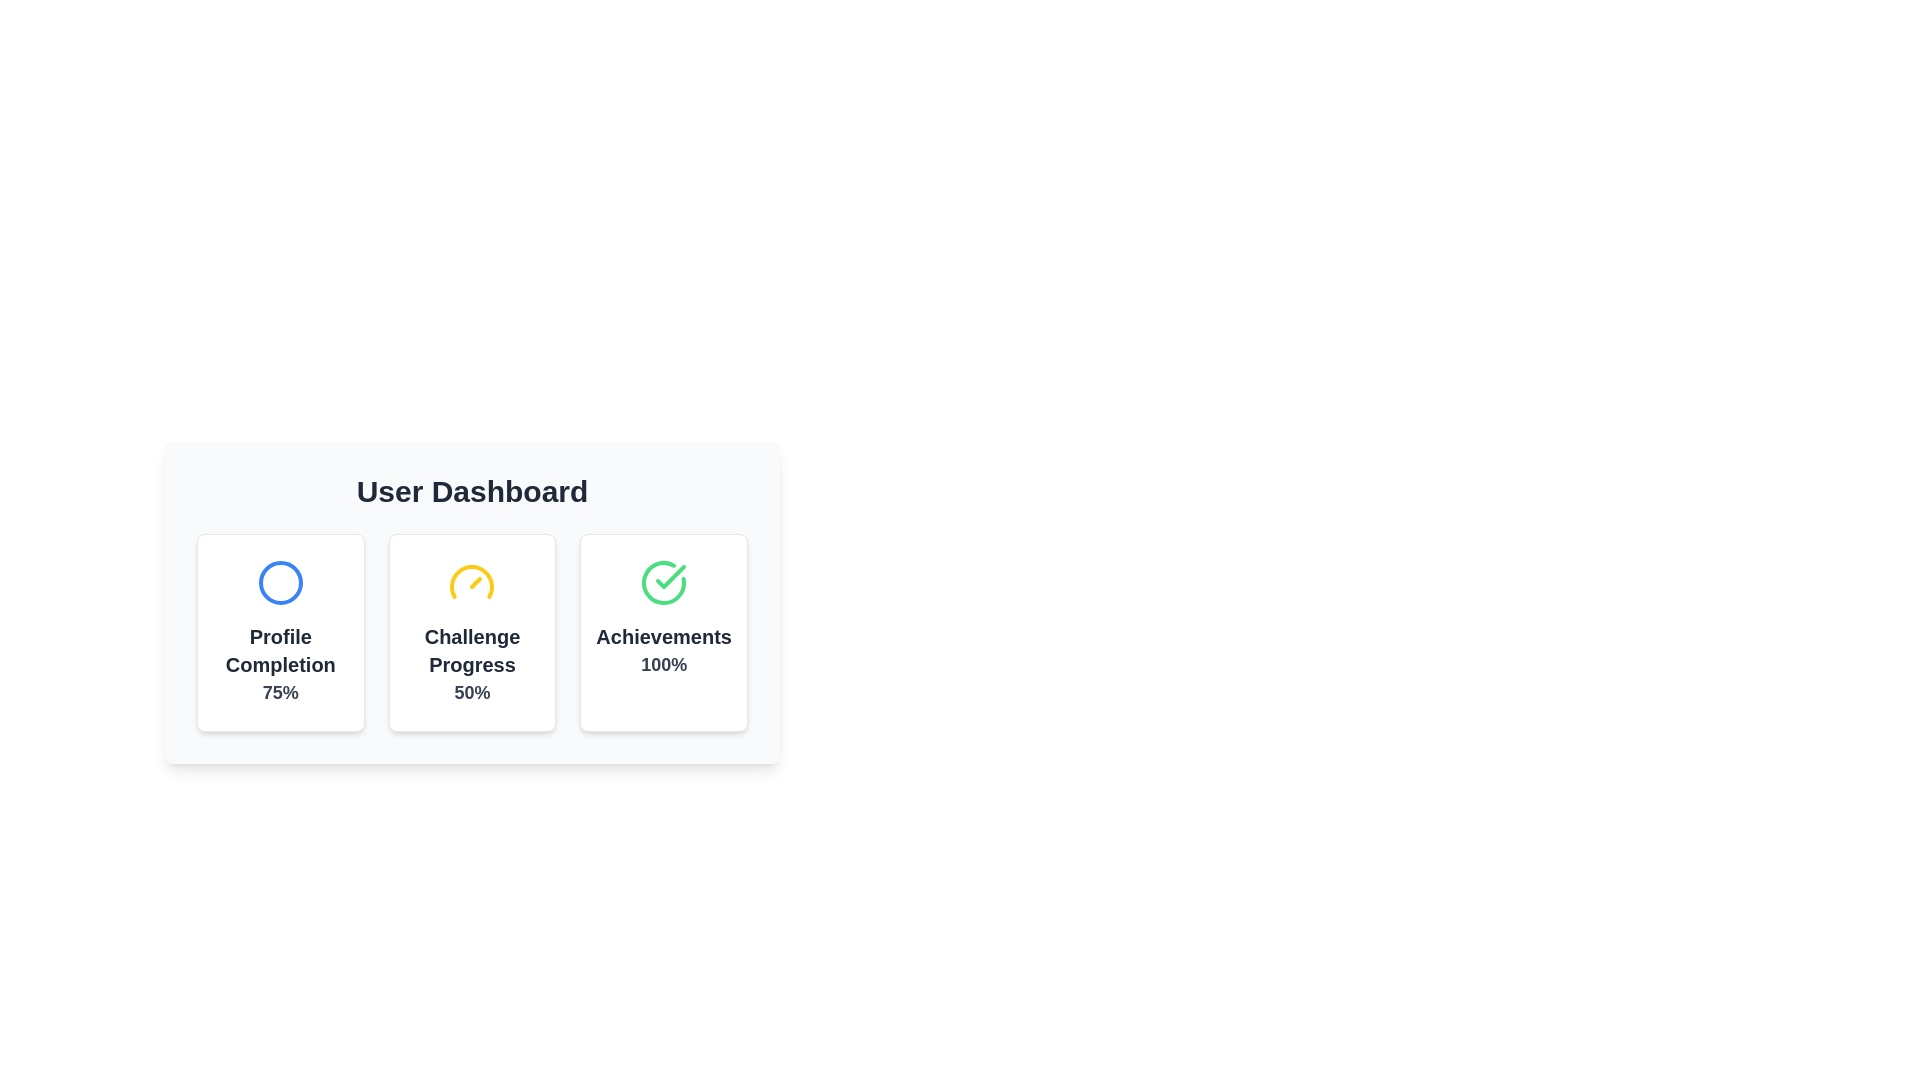 The image size is (1920, 1080). What do you see at coordinates (664, 632) in the screenshot?
I see `information from the 'Achievements' Information card element, which displays a green checkmark icon, the text 'Achievements' in bold, and '100%' below it` at bounding box center [664, 632].